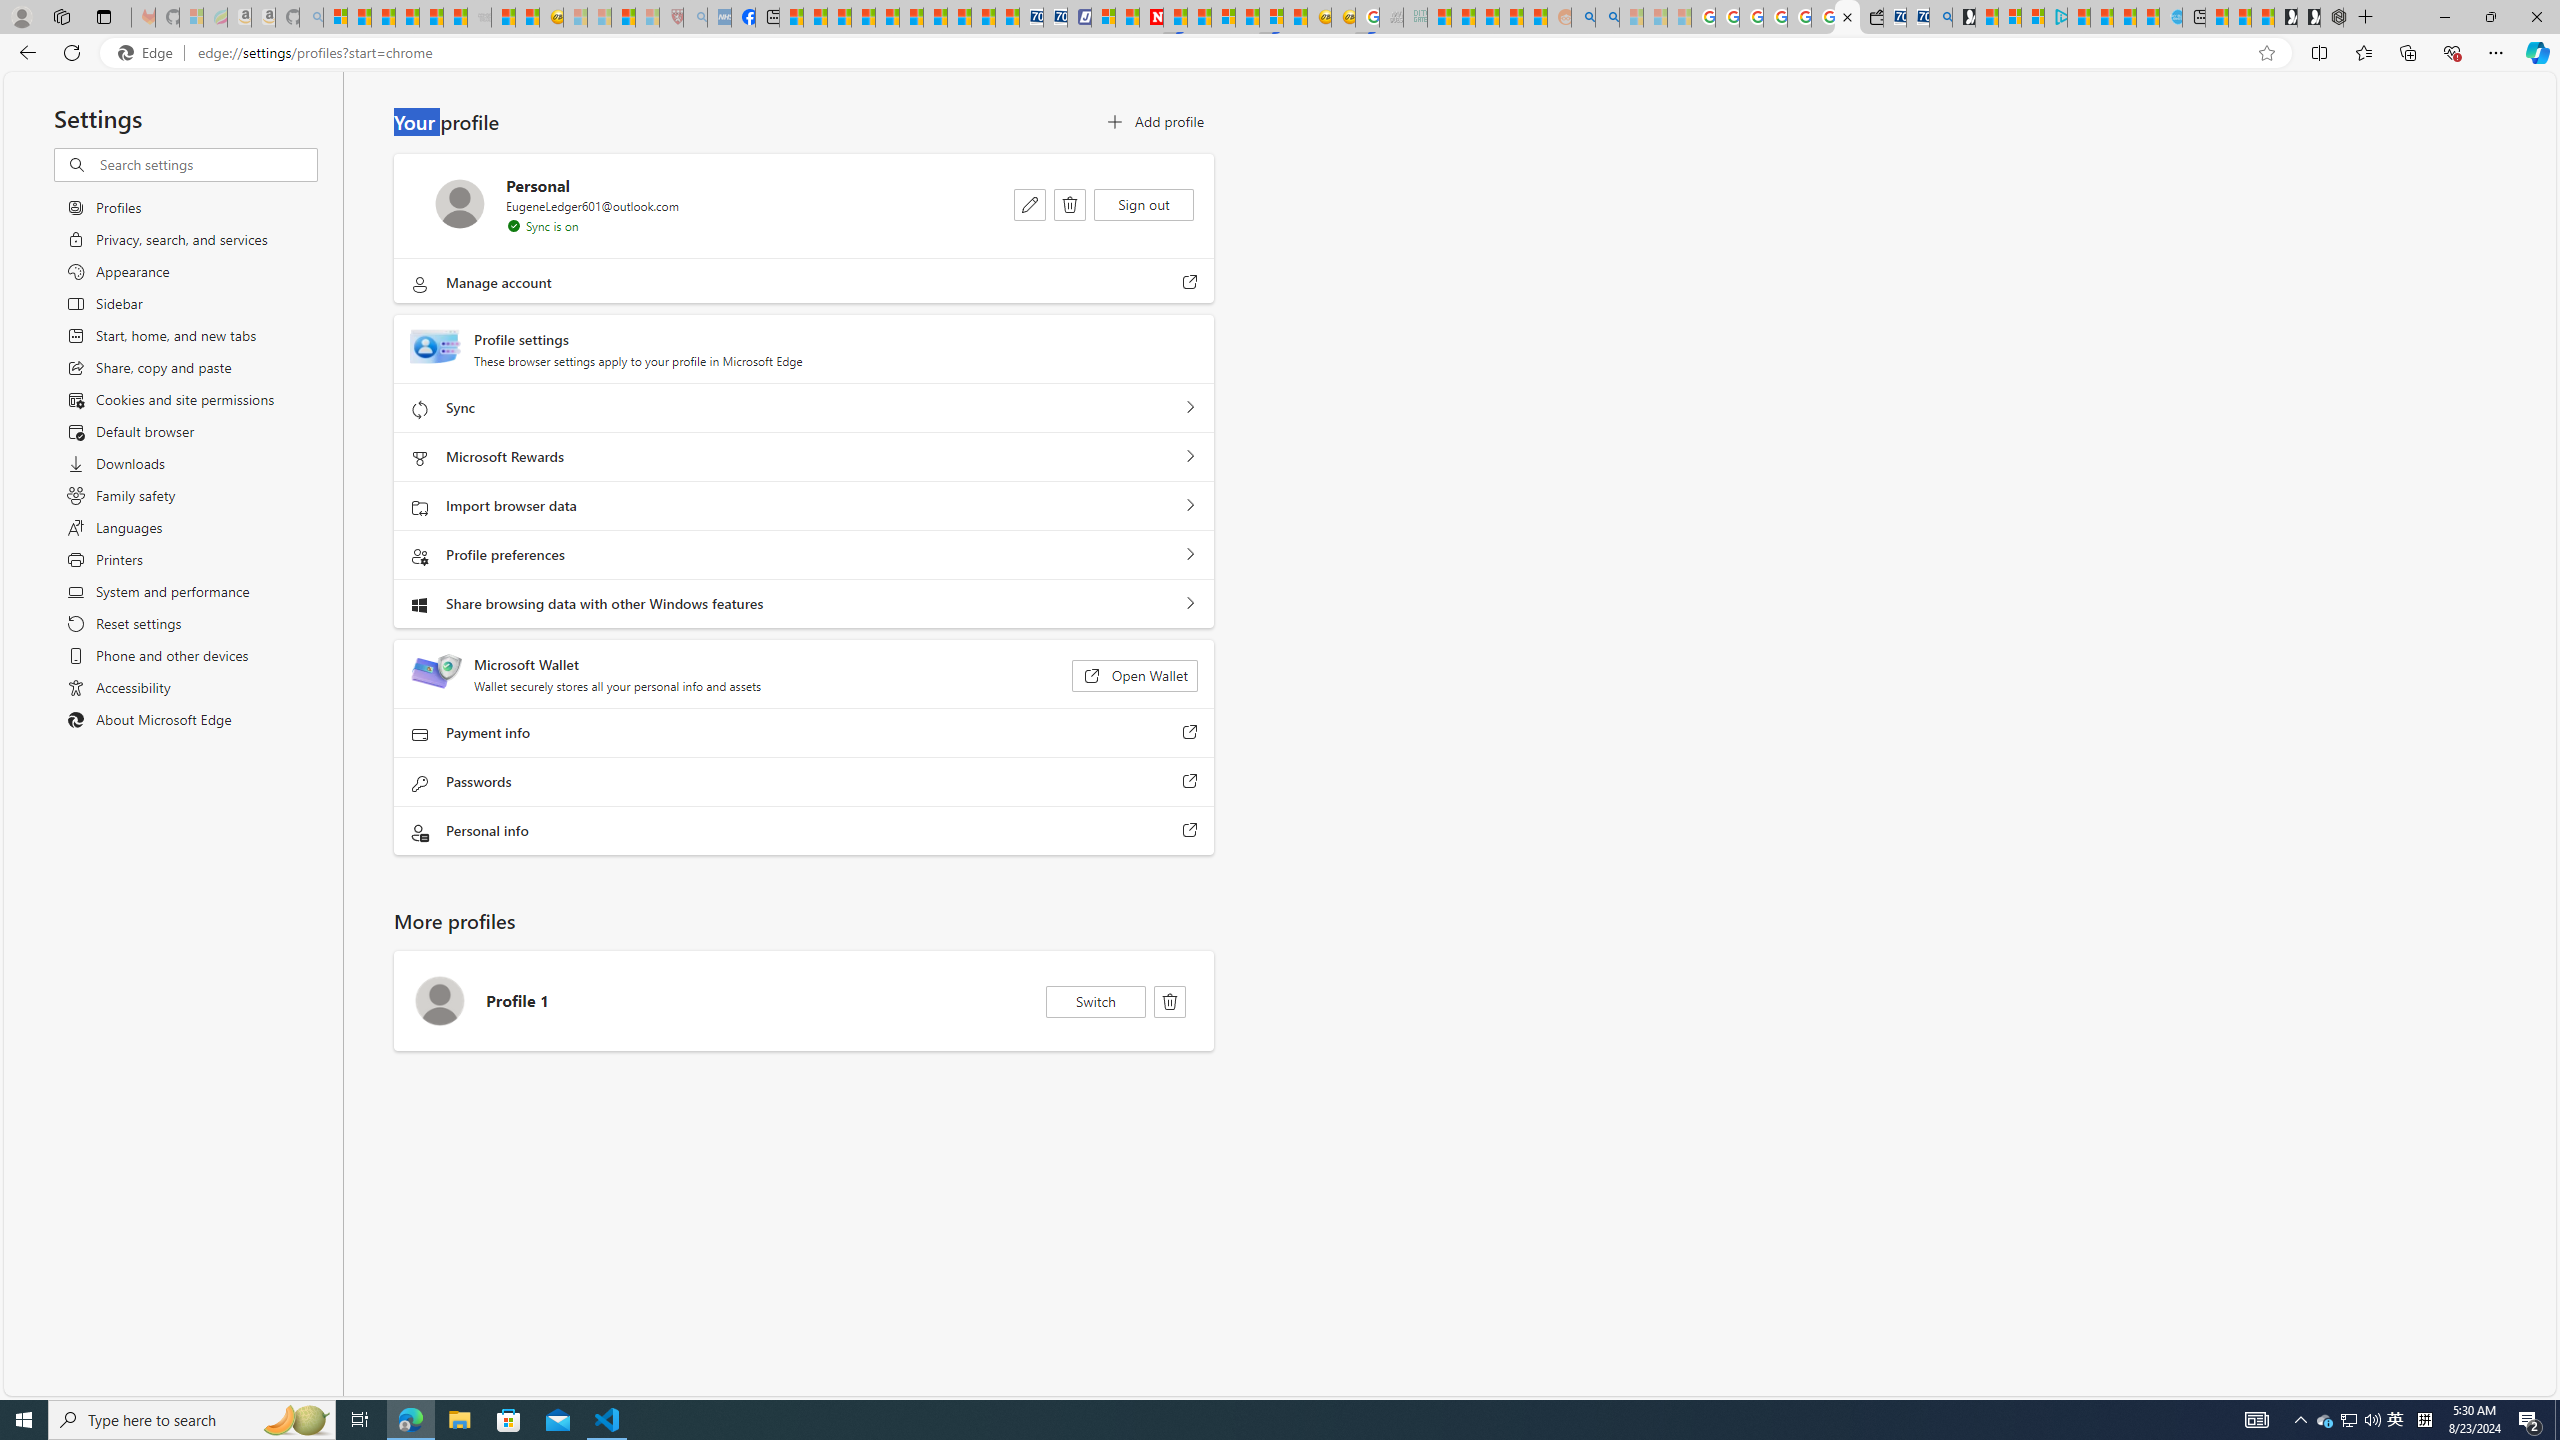 This screenshot has height=1440, width=2560. What do you see at coordinates (1170, 1002) in the screenshot?
I see `'Delete'` at bounding box center [1170, 1002].